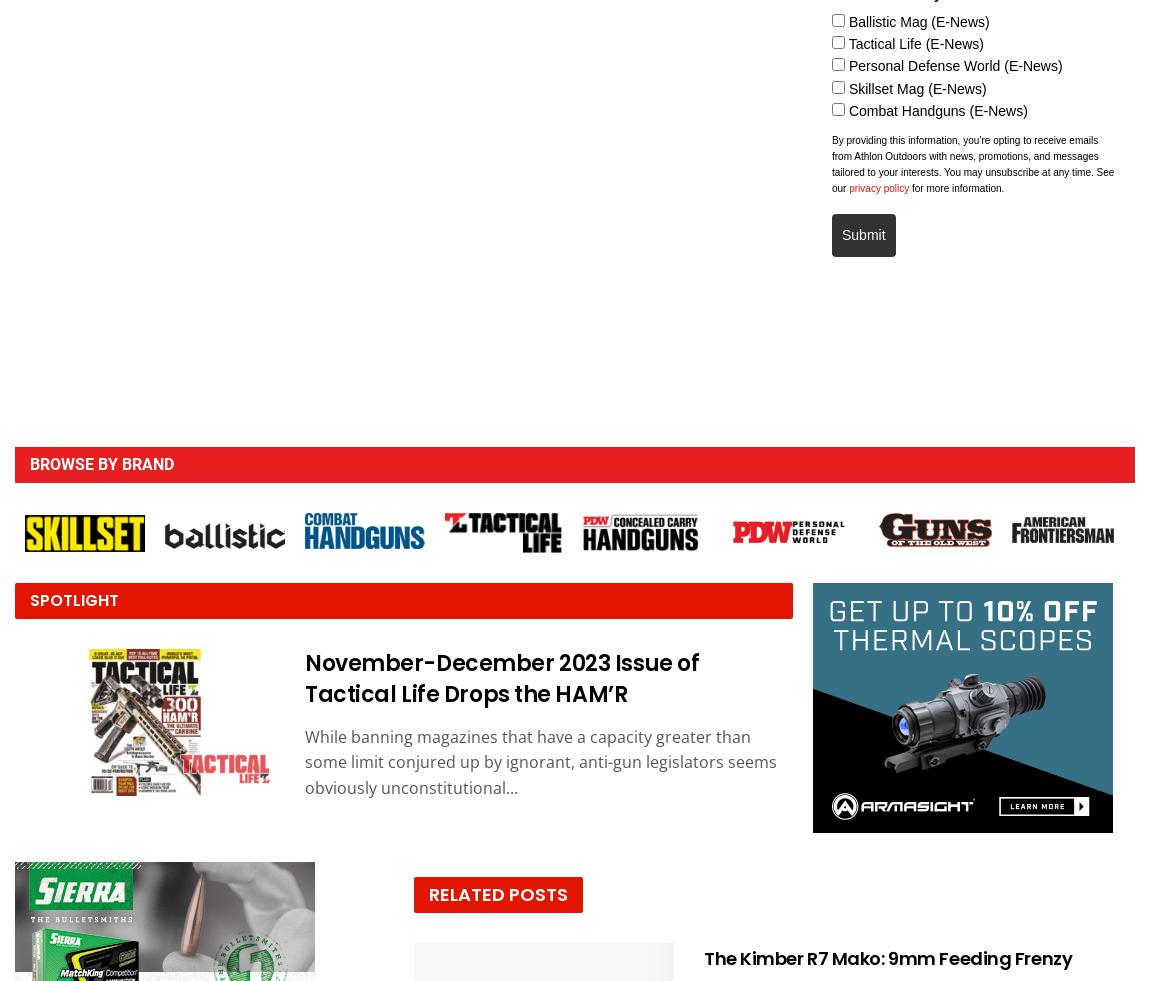 Image resolution: width=1150 pixels, height=981 pixels. I want to click on 'Skillset Mag (E-News)', so click(847, 86).